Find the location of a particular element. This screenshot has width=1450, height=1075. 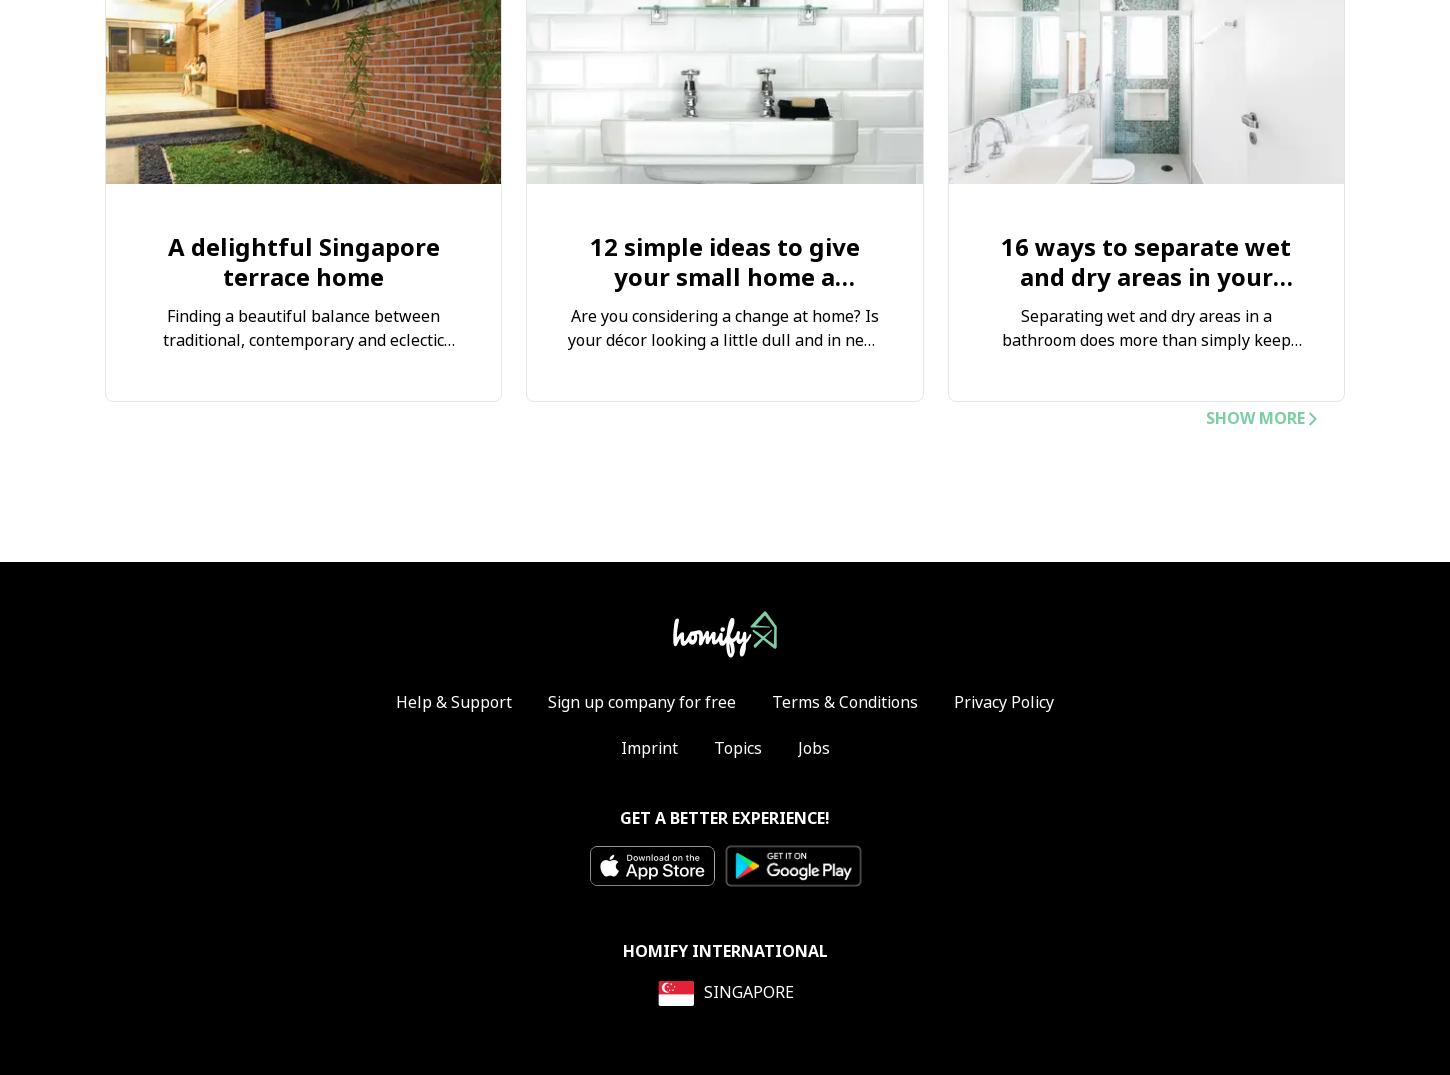

'Are you considering a change at home? Is
your décor looking a little dull and in need to a revamp? Today on homify we’re
going to take a look at 12 simple and spectacular alterations that will
revitalise your abode quickly and easily.' is located at coordinates (722, 377).